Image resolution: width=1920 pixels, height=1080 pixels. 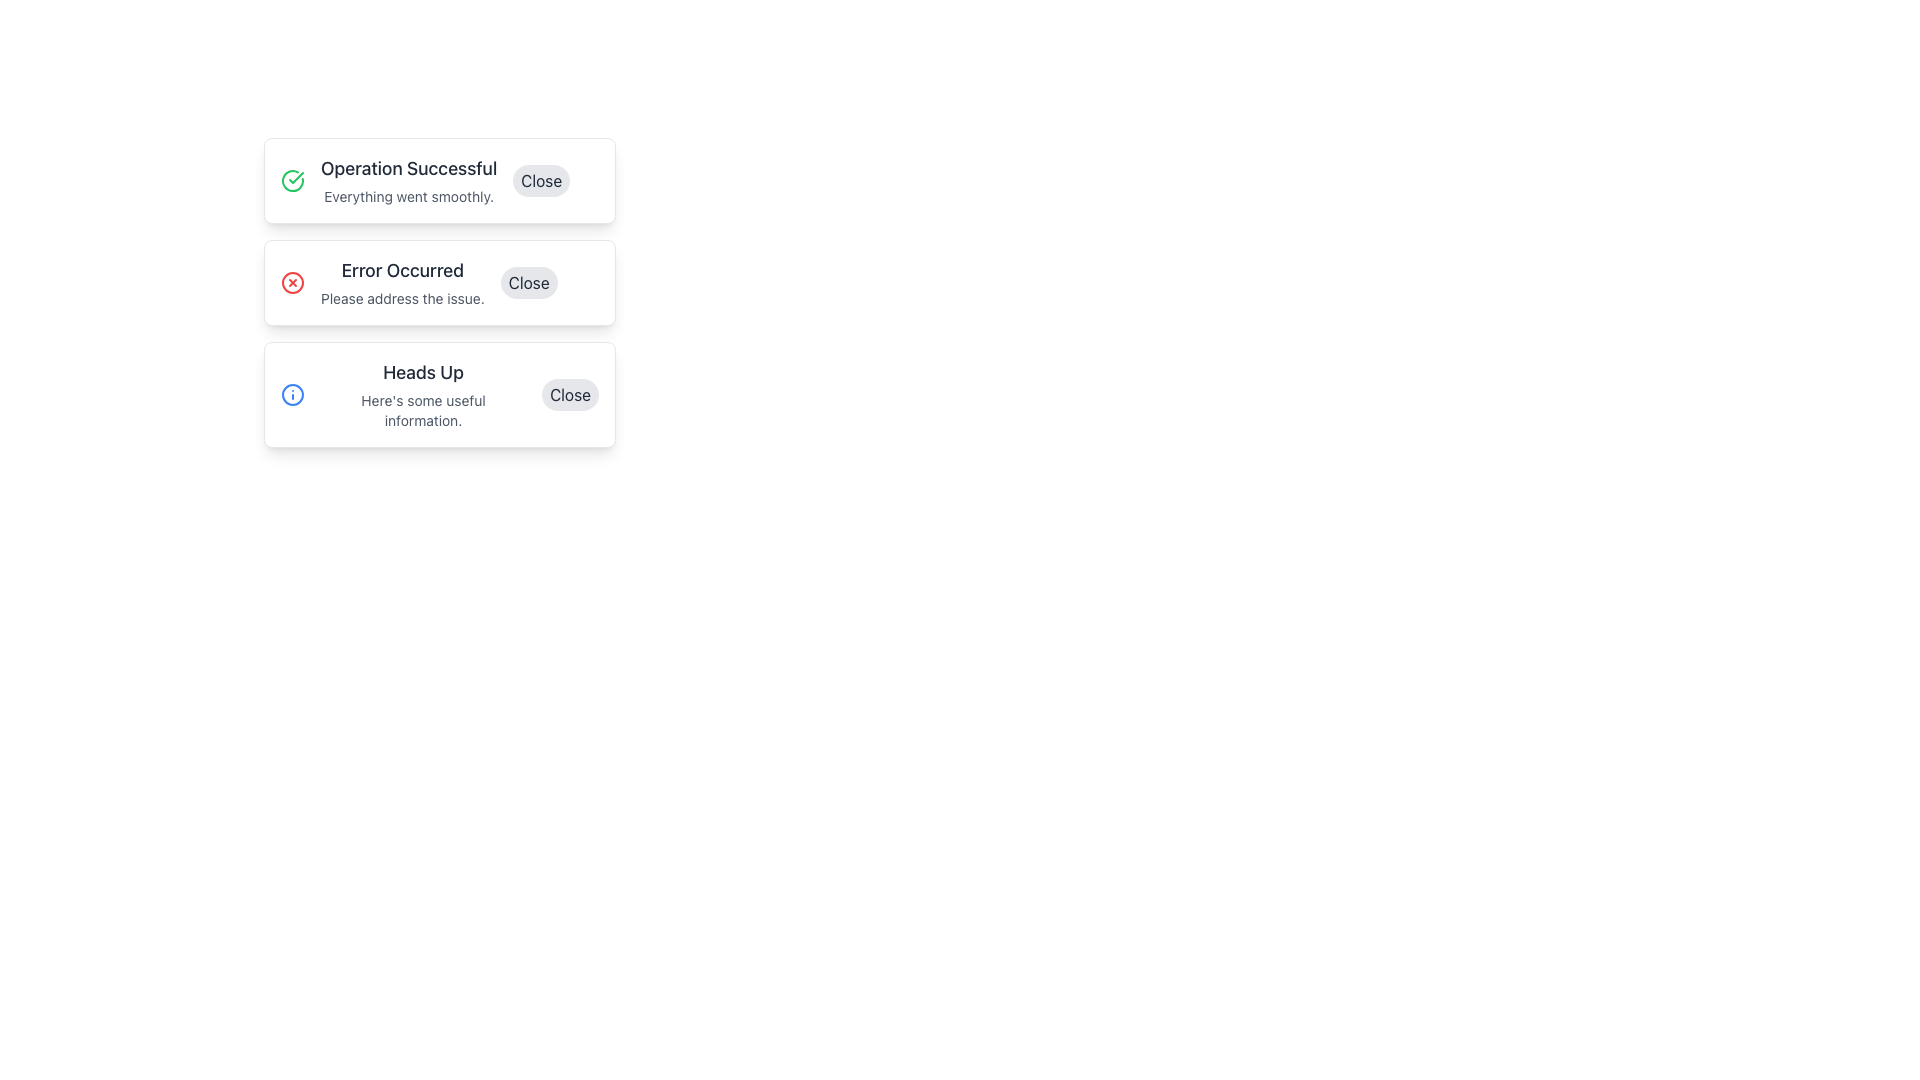 What do you see at coordinates (569, 394) in the screenshot?
I see `the closure button at the rightmost end of the 'Heads Up' notification card to observe the color change` at bounding box center [569, 394].